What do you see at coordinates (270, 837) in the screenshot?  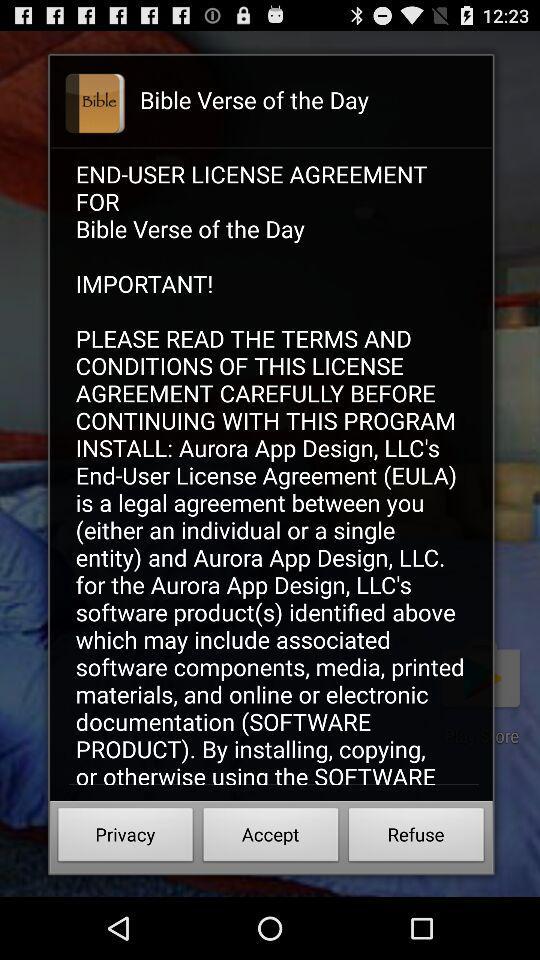 I see `accept icon` at bounding box center [270, 837].